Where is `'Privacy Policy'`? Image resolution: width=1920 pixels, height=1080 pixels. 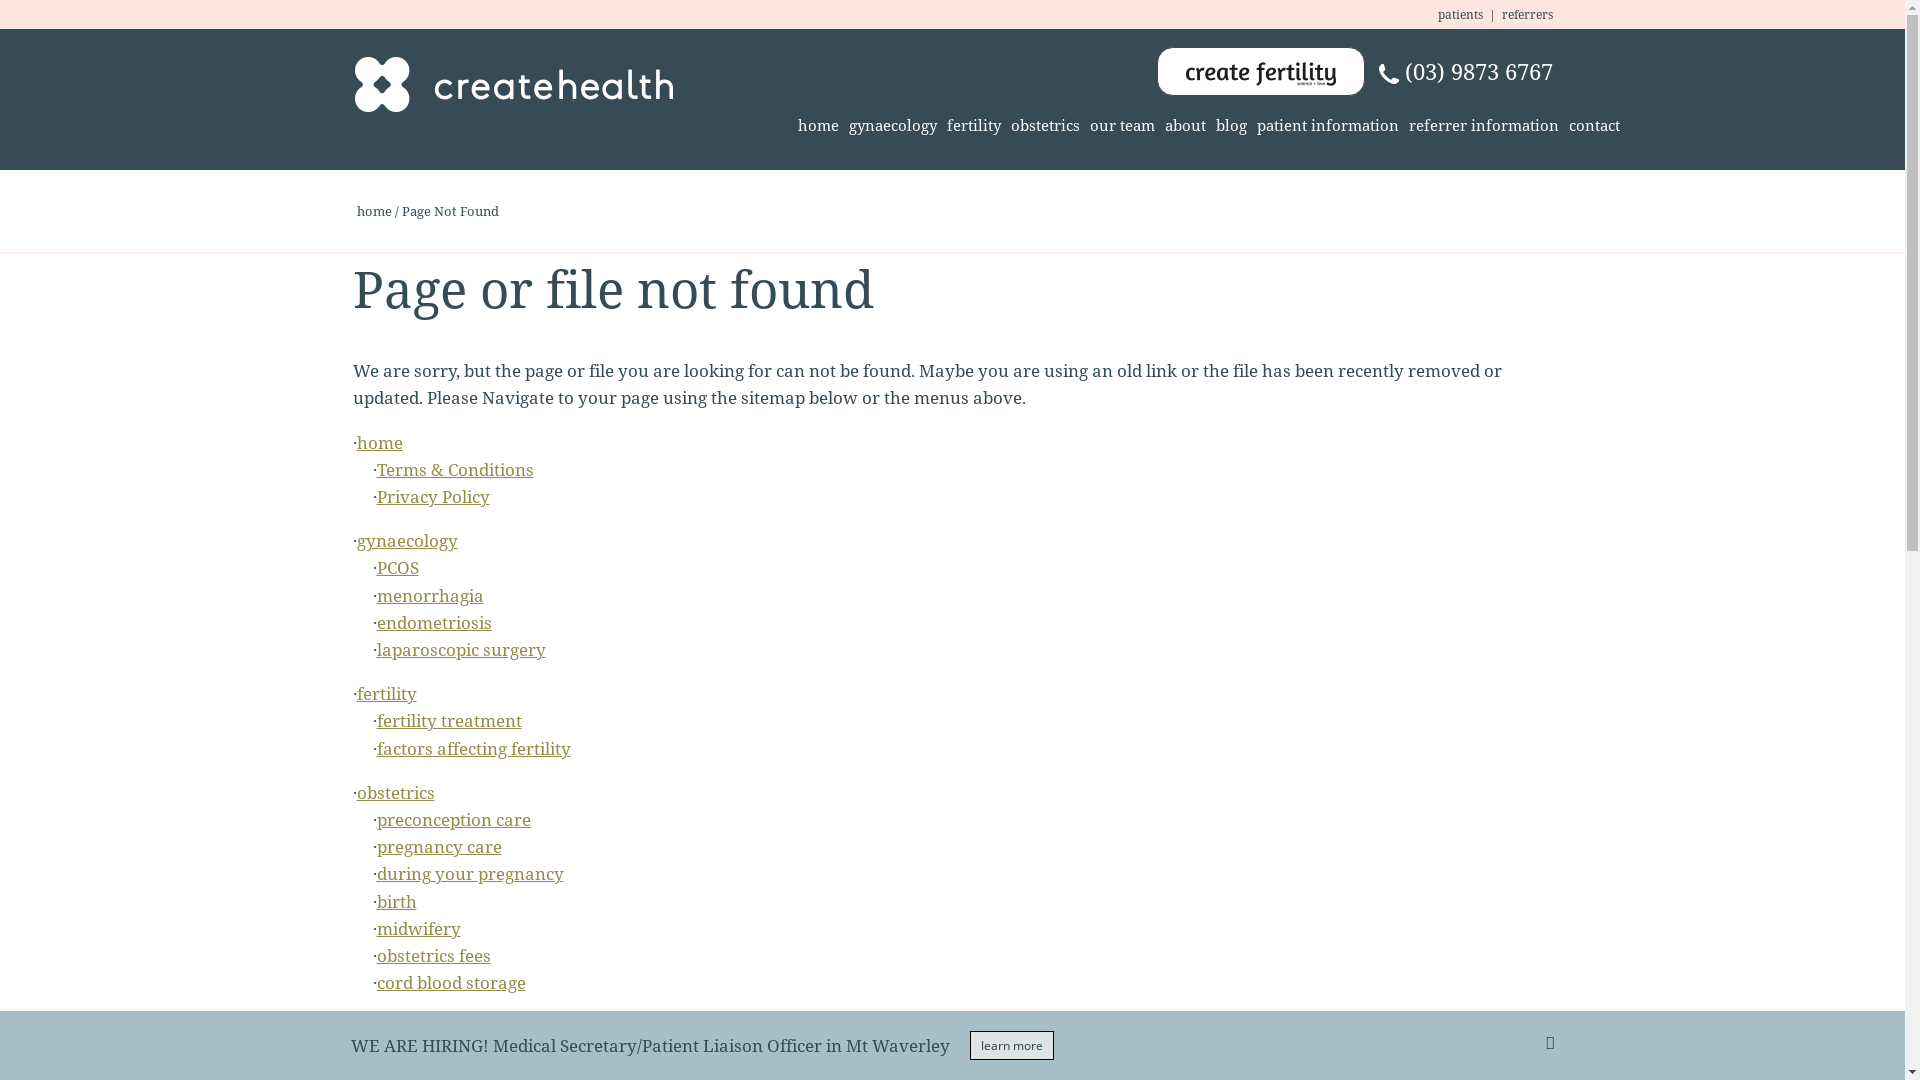
'Privacy Policy' is located at coordinates (431, 495).